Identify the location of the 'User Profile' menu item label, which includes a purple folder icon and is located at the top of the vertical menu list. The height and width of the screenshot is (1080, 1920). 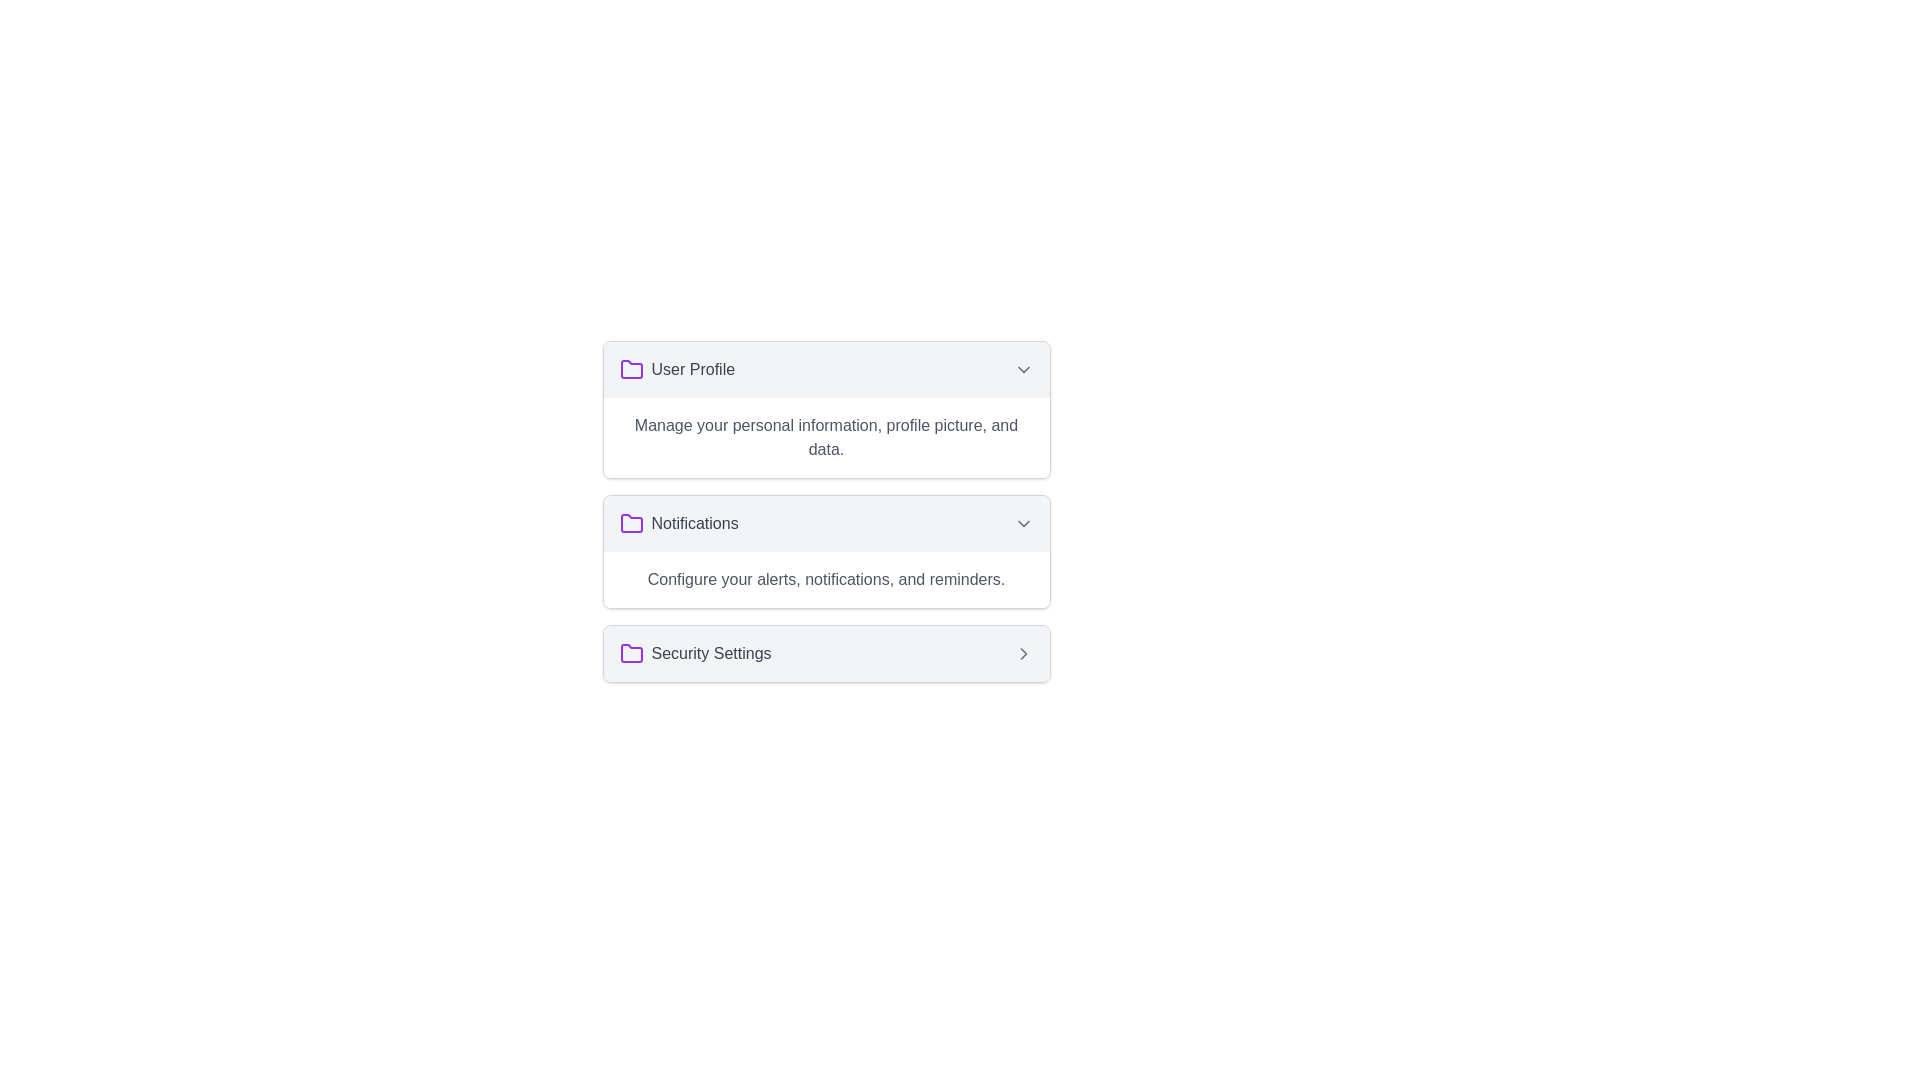
(677, 370).